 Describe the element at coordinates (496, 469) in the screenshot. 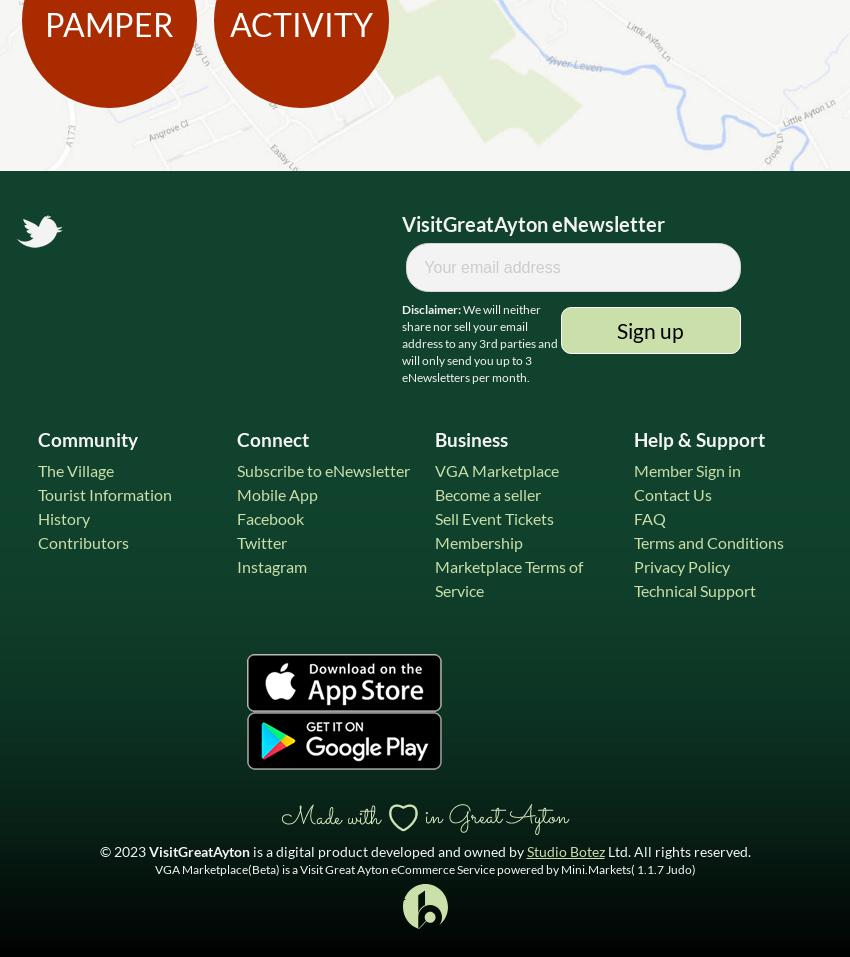

I see `'VGA Marketplace'` at that location.